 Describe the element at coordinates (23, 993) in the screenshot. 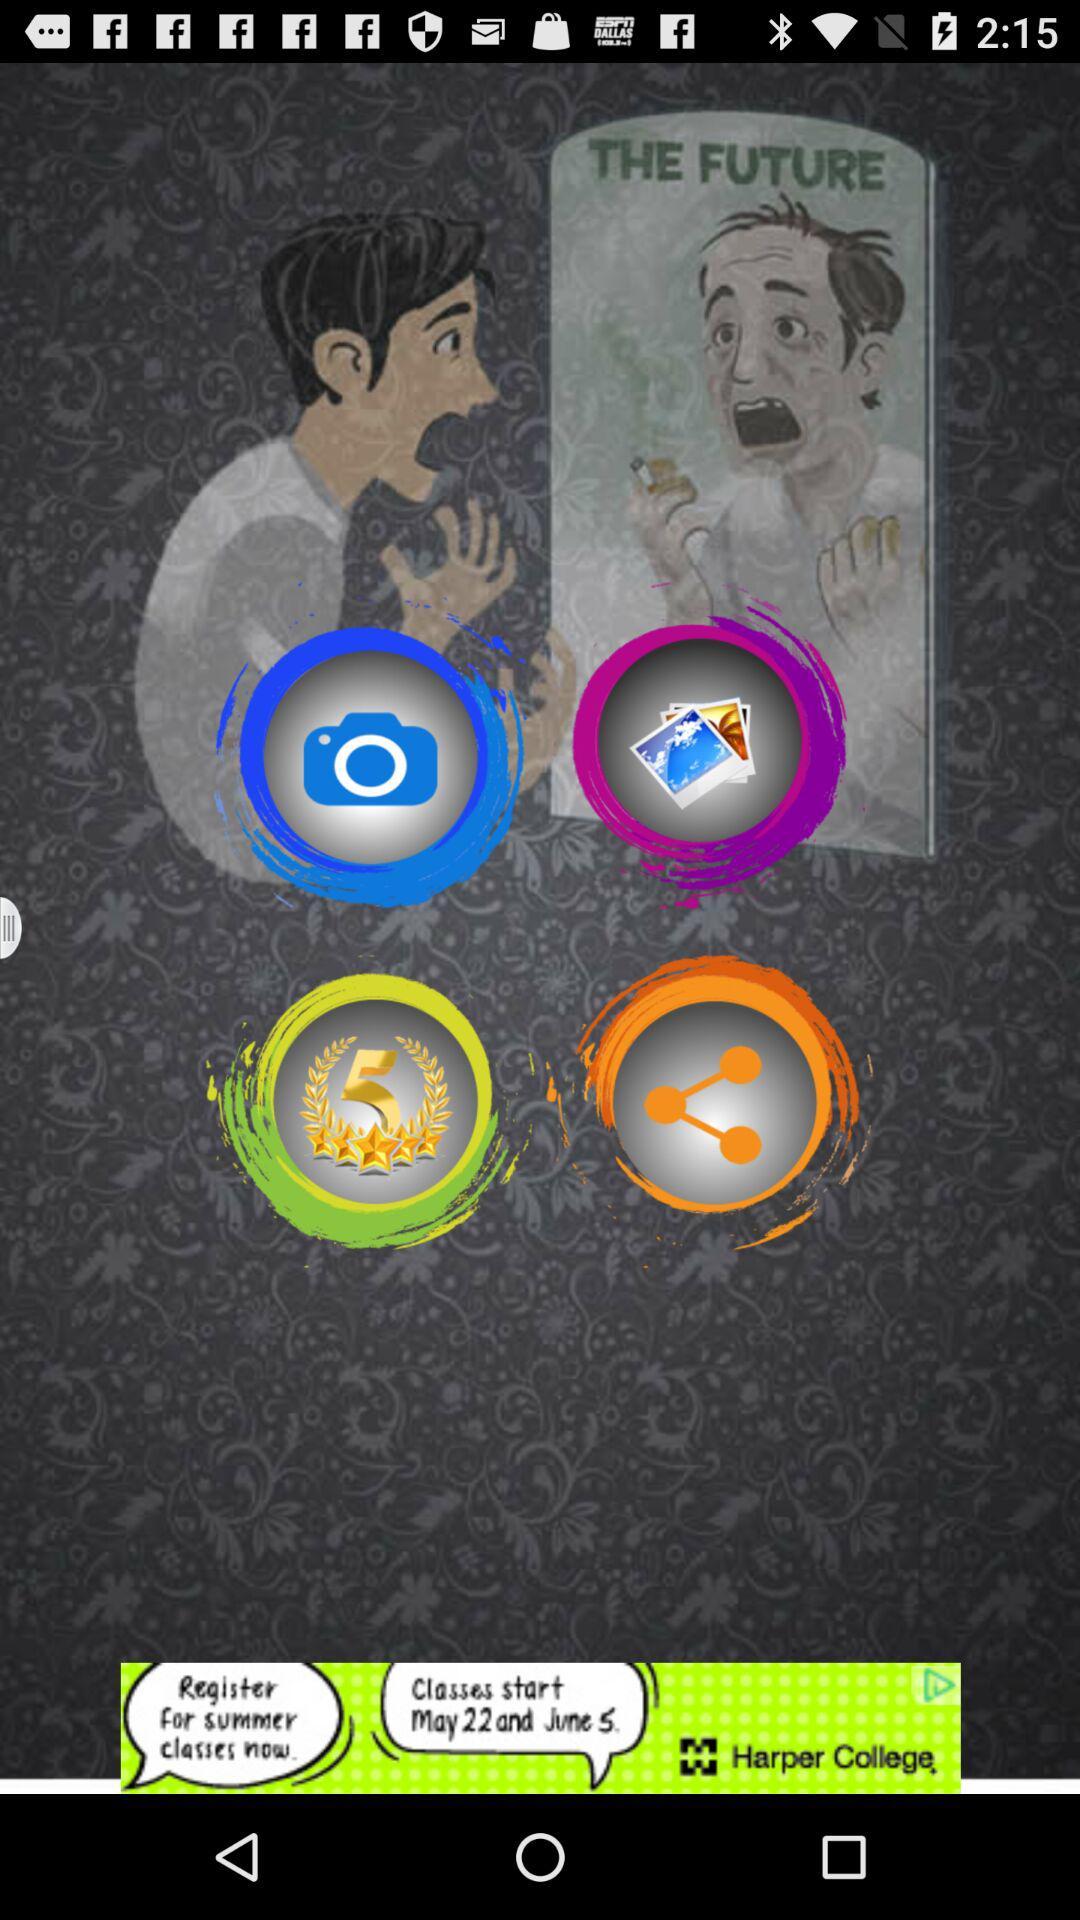

I see `the menu icon` at that location.